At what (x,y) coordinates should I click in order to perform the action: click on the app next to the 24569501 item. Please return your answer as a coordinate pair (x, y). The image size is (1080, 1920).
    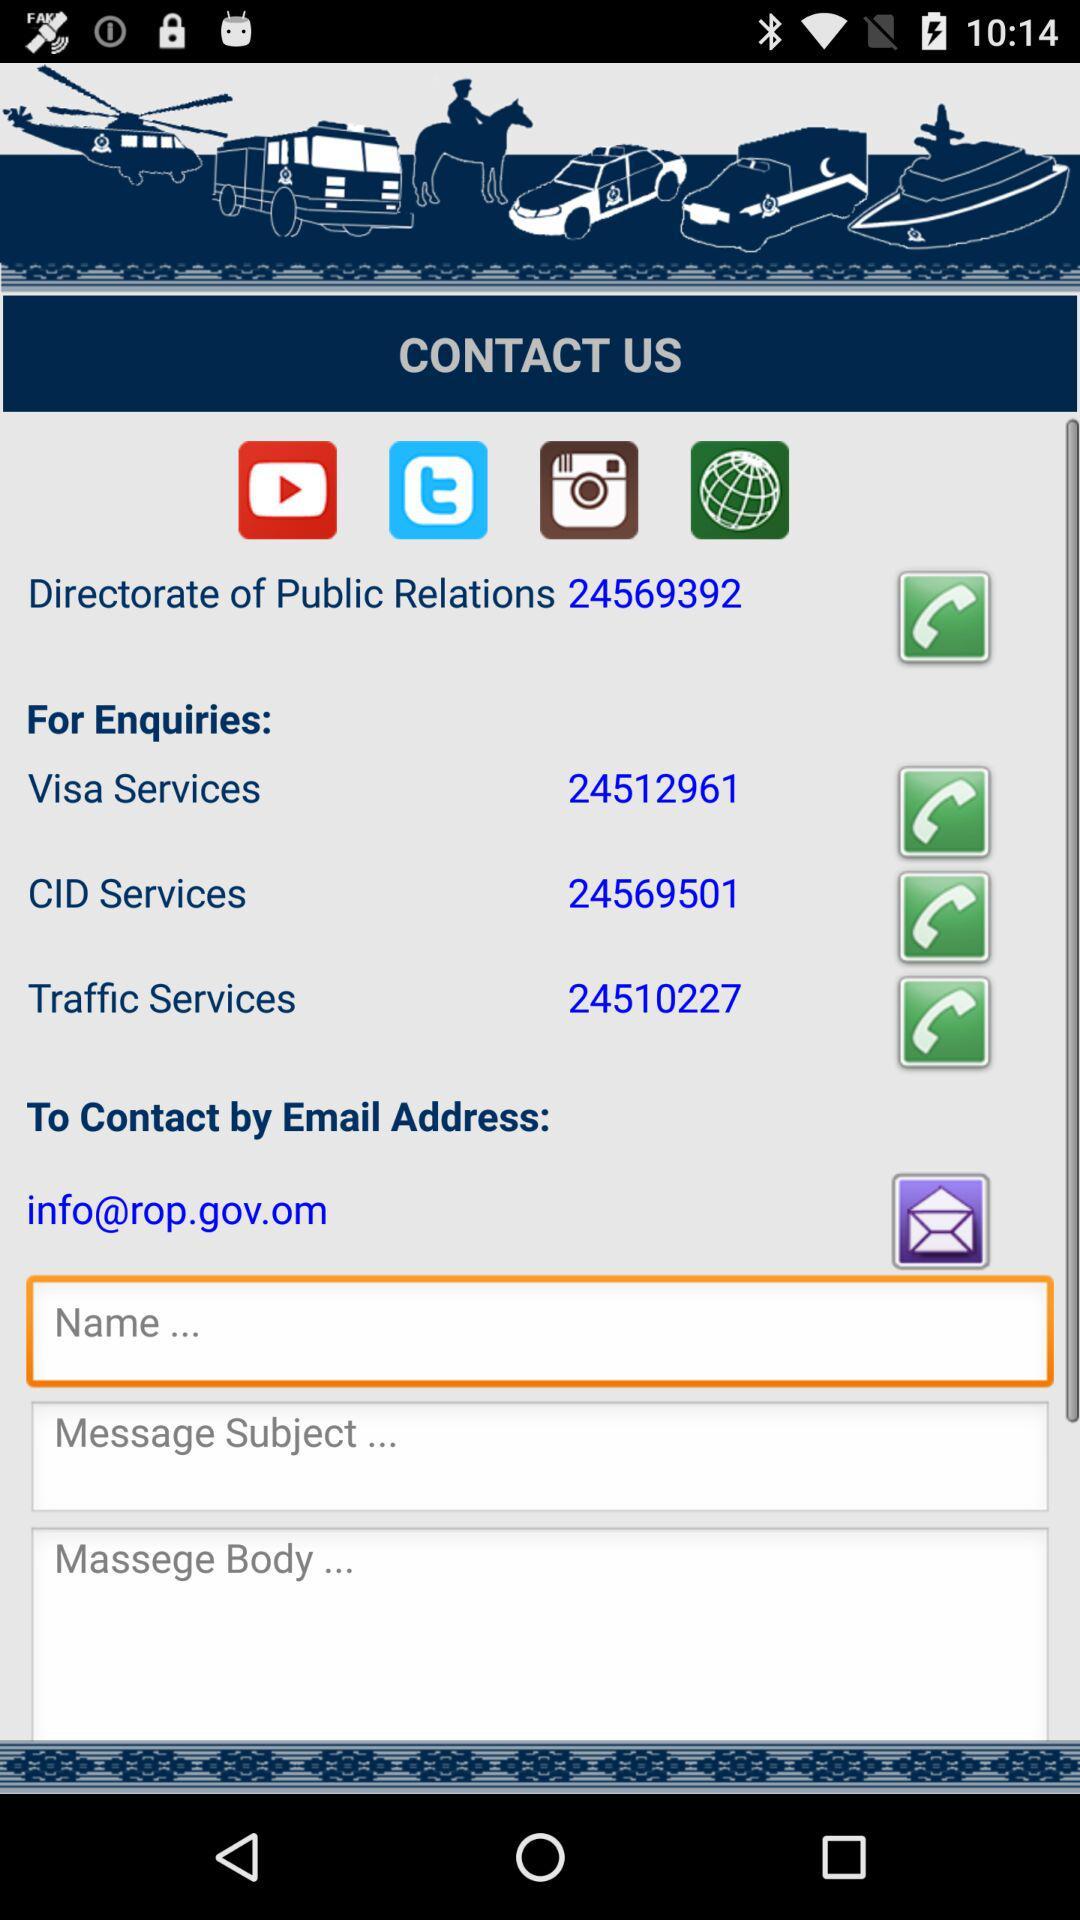
    Looking at the image, I should click on (944, 916).